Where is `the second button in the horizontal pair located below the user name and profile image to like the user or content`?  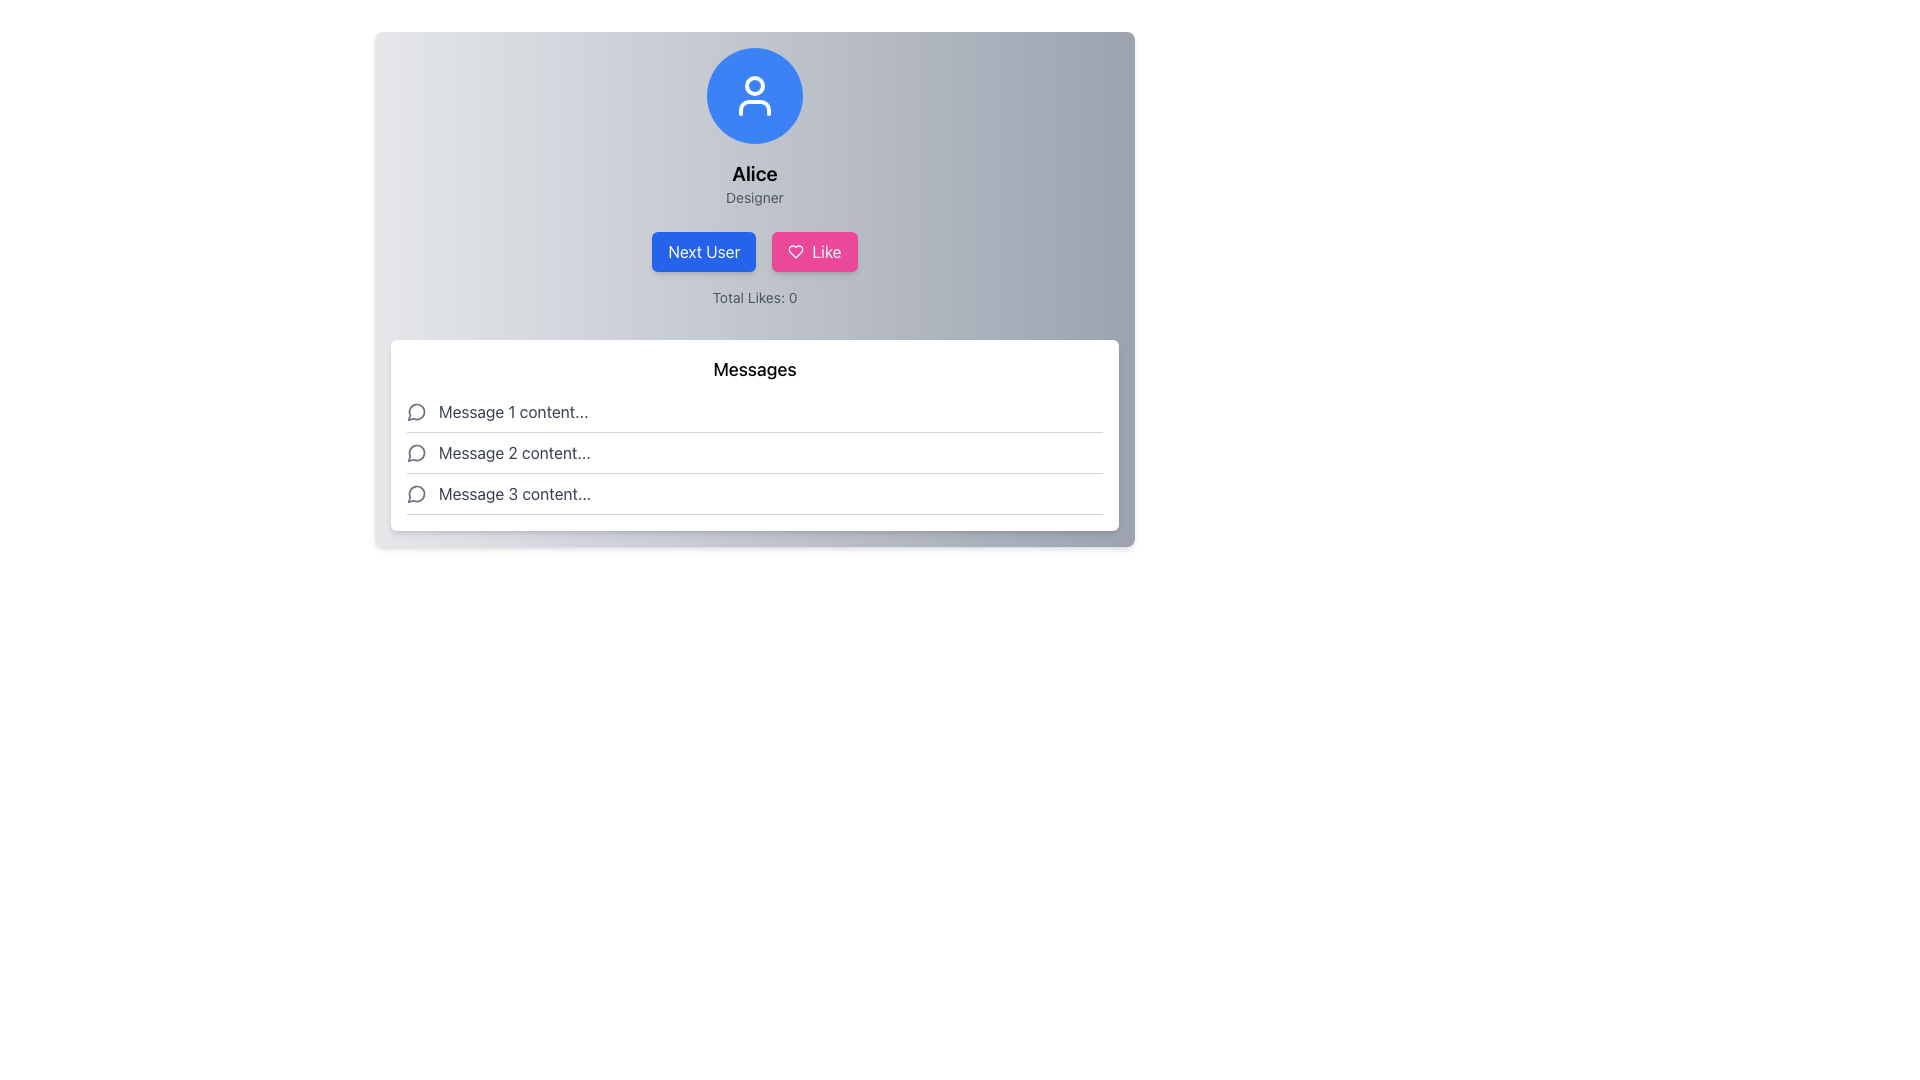 the second button in the horizontal pair located below the user name and profile image to like the user or content is located at coordinates (815, 250).